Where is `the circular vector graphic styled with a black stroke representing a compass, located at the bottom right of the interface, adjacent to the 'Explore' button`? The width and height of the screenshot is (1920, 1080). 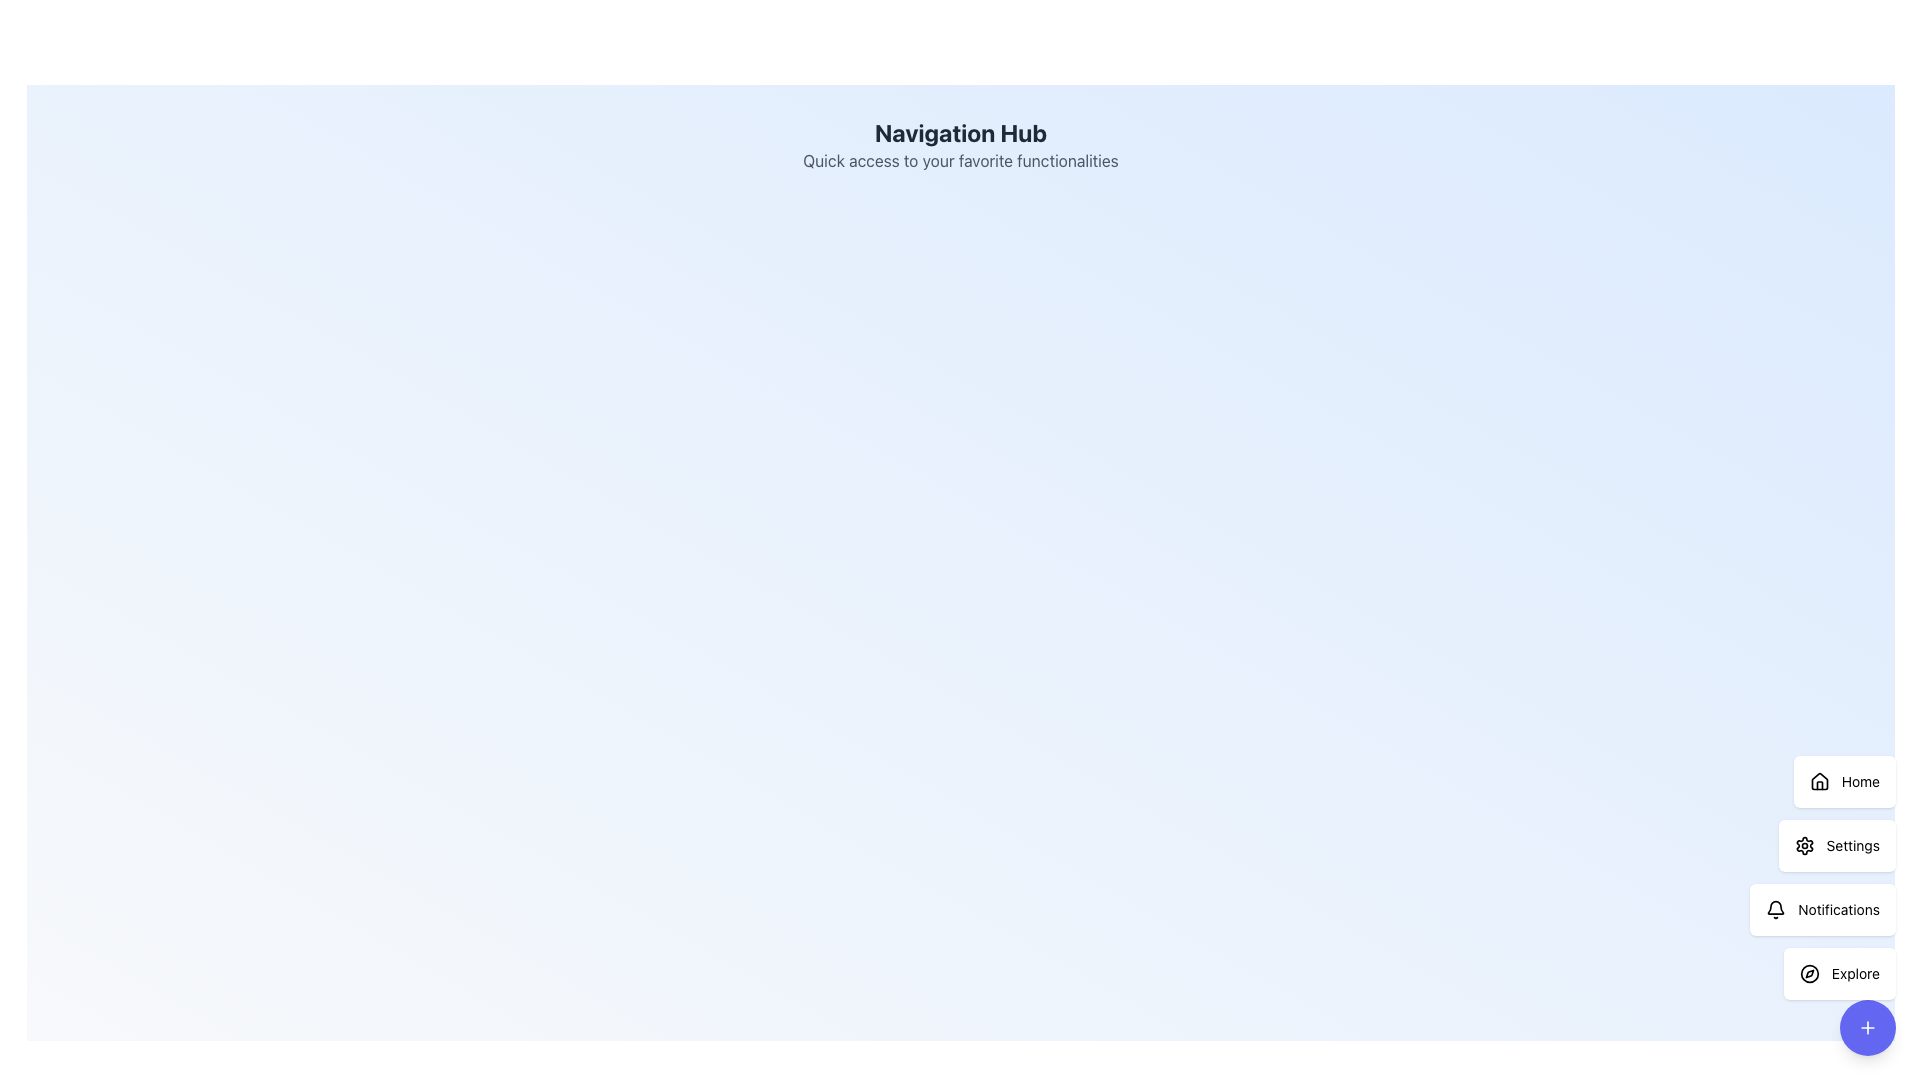
the circular vector graphic styled with a black stroke representing a compass, located at the bottom right of the interface, adjacent to the 'Explore' button is located at coordinates (1809, 973).